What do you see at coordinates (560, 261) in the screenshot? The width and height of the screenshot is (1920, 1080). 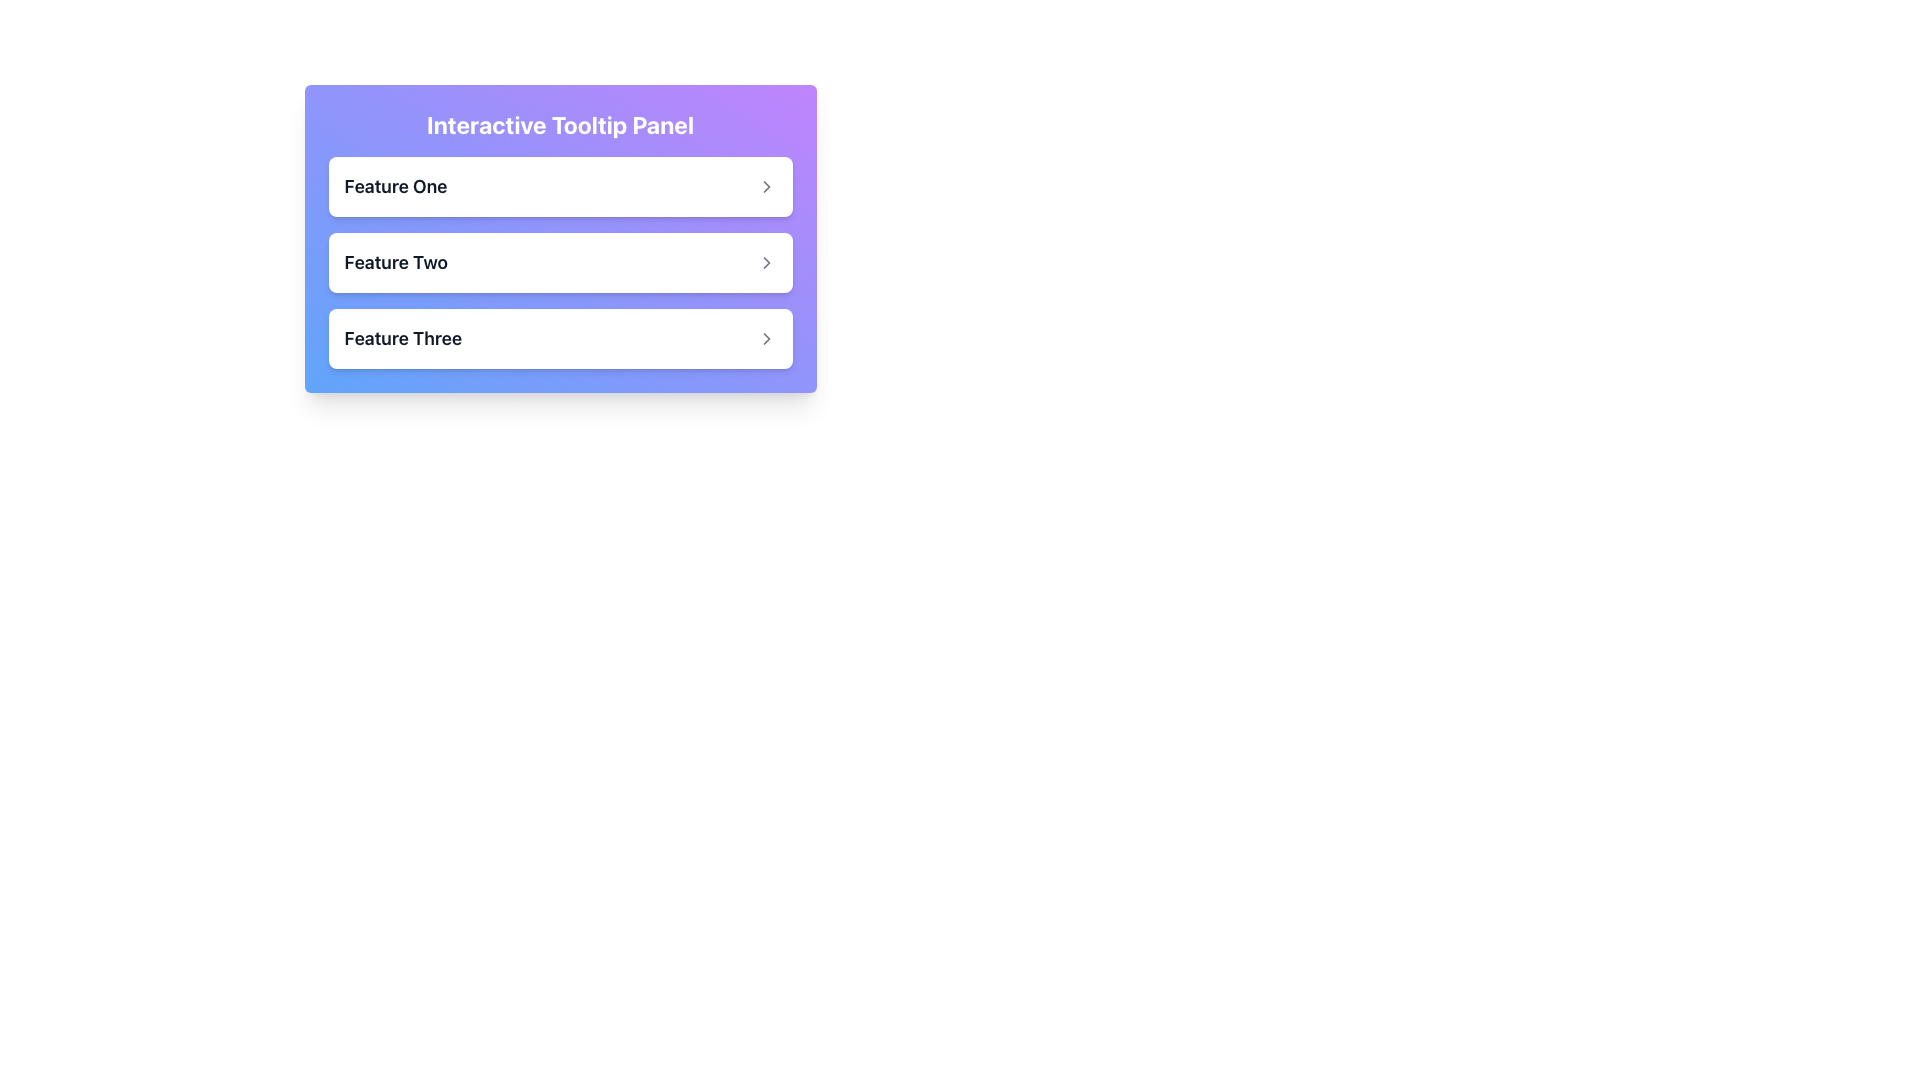 I see `the Card-like UI element that represents 'Feature Two'` at bounding box center [560, 261].